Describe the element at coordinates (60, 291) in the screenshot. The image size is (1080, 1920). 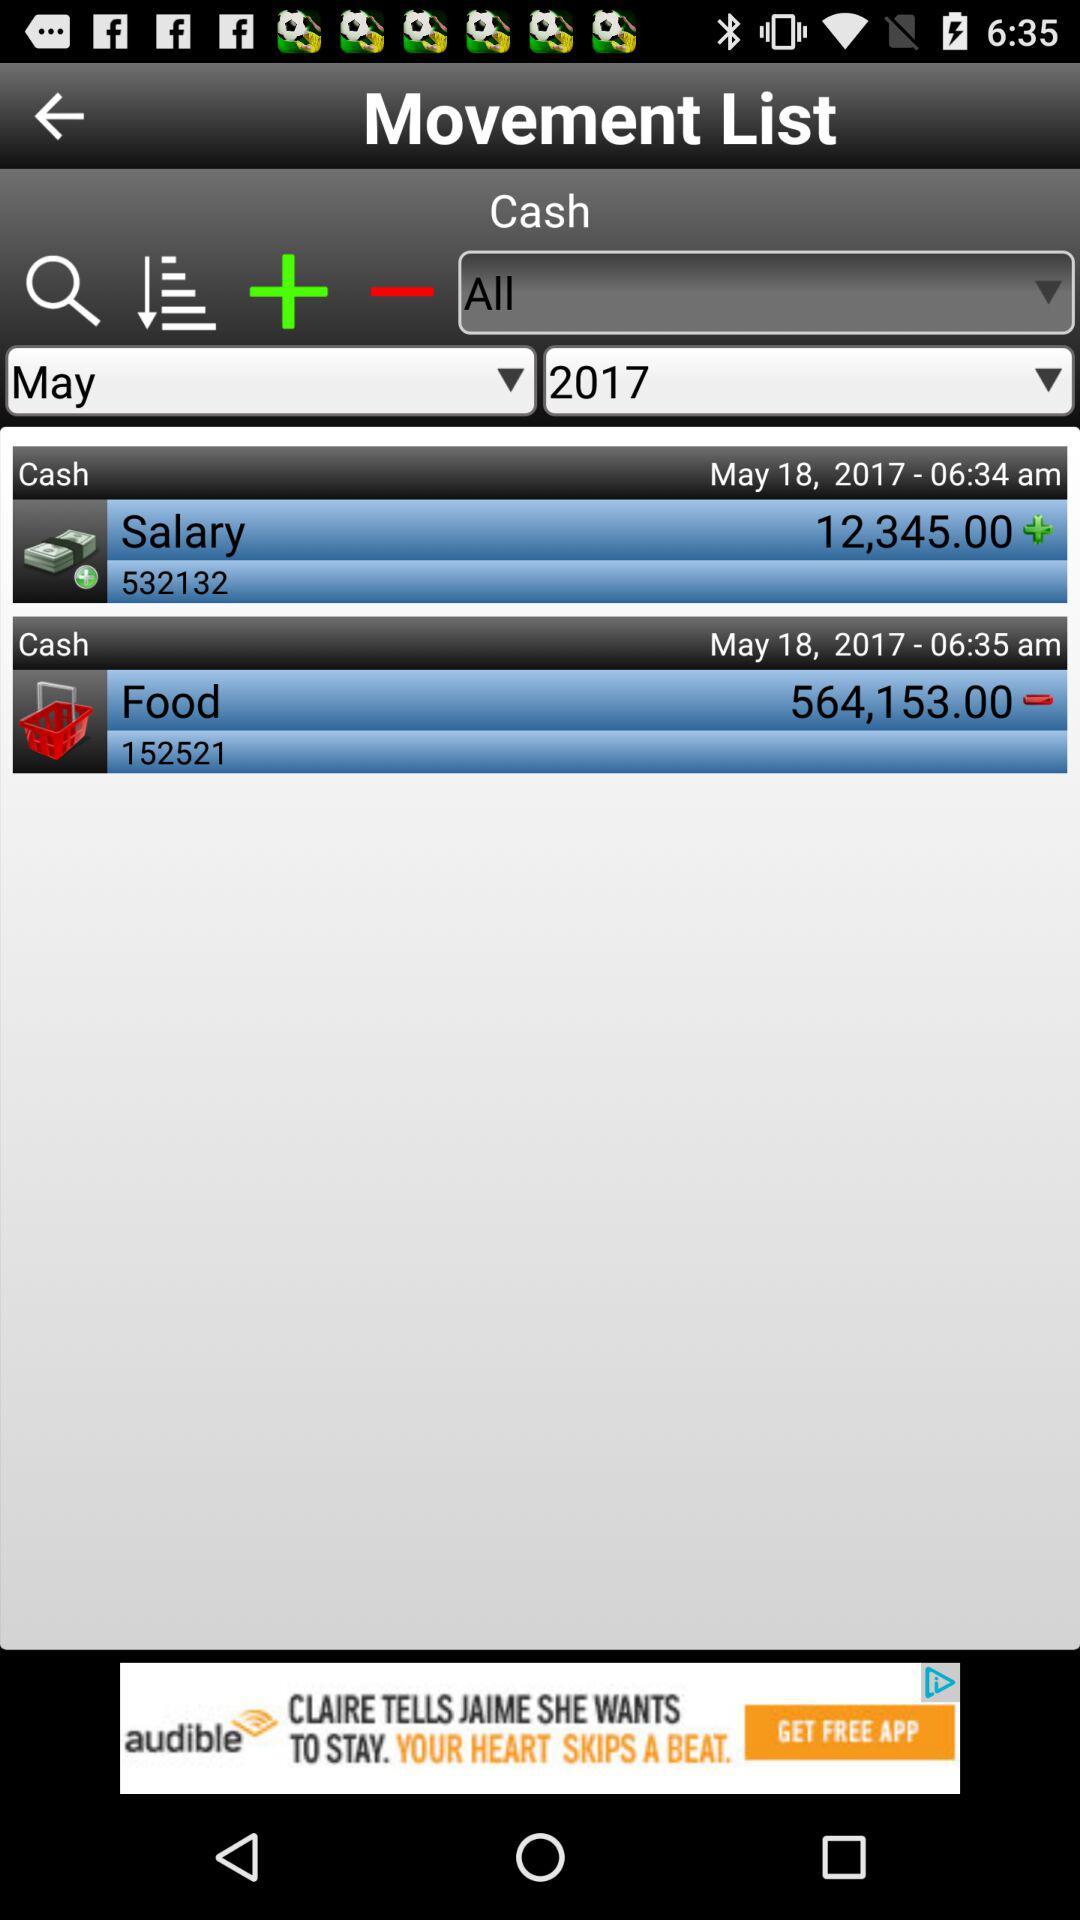
I see `search` at that location.